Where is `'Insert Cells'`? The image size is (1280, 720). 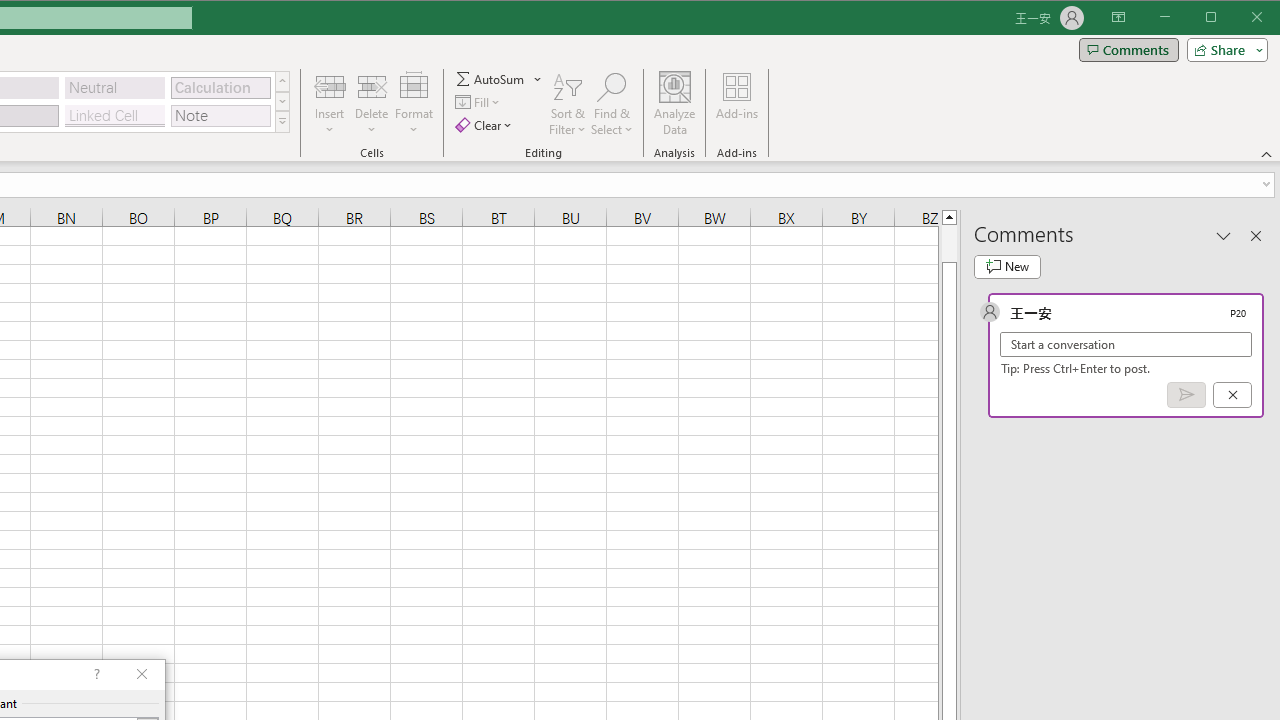 'Insert Cells' is located at coordinates (329, 85).